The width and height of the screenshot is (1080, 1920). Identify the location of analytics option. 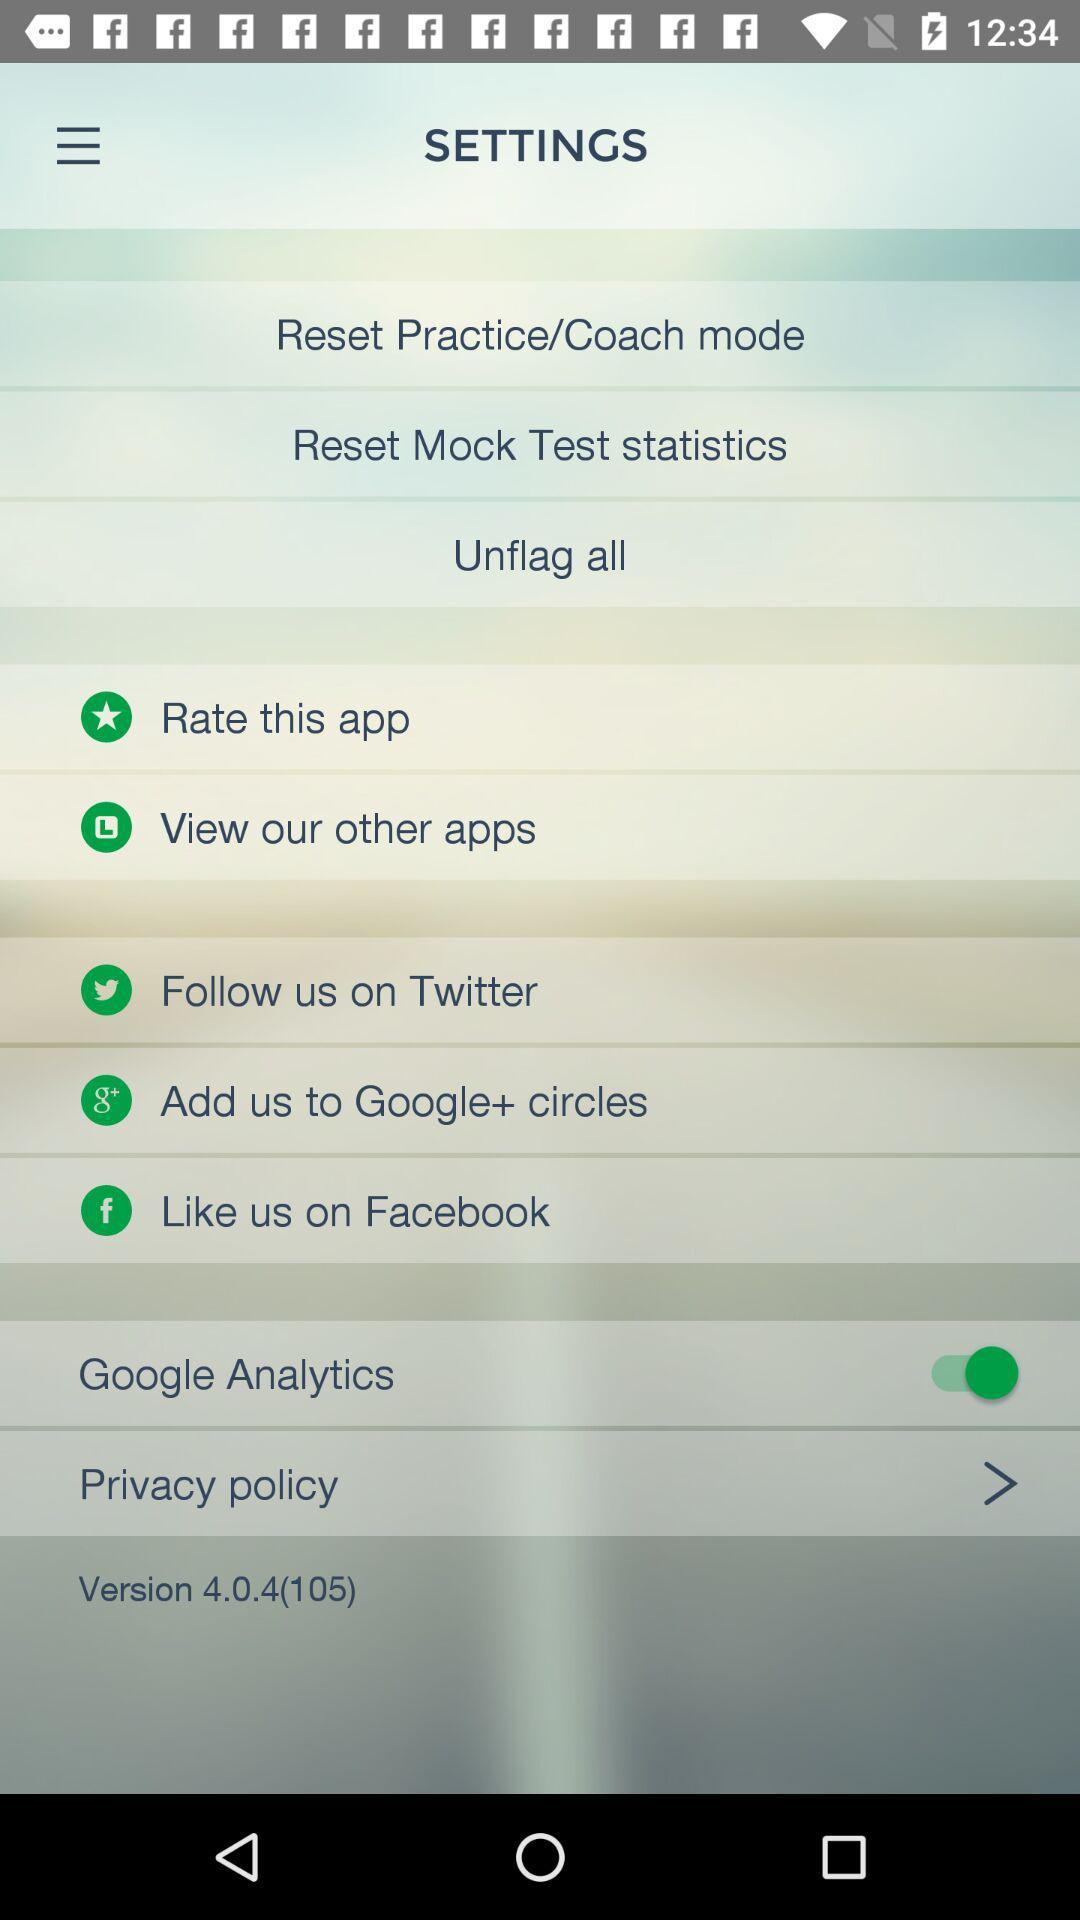
(553, 1371).